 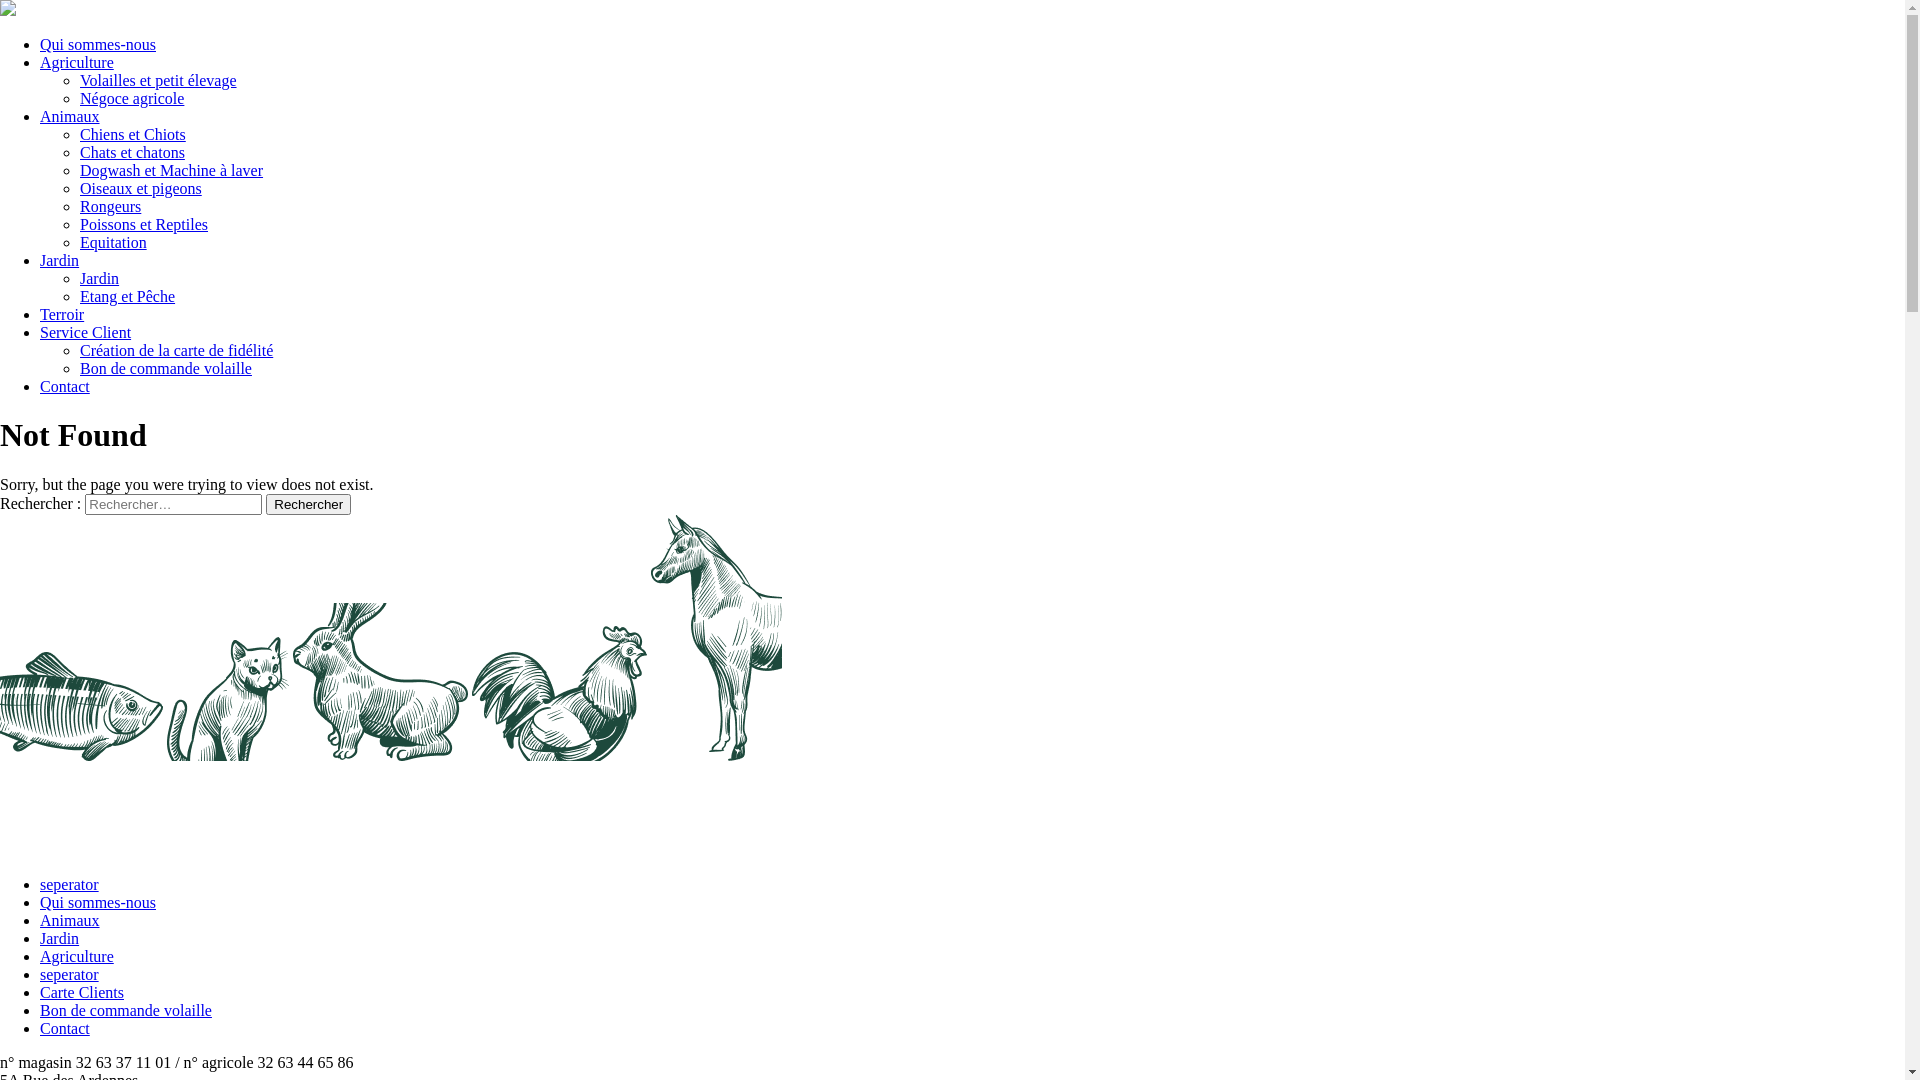 I want to click on 'Rechercher', so click(x=307, y=503).